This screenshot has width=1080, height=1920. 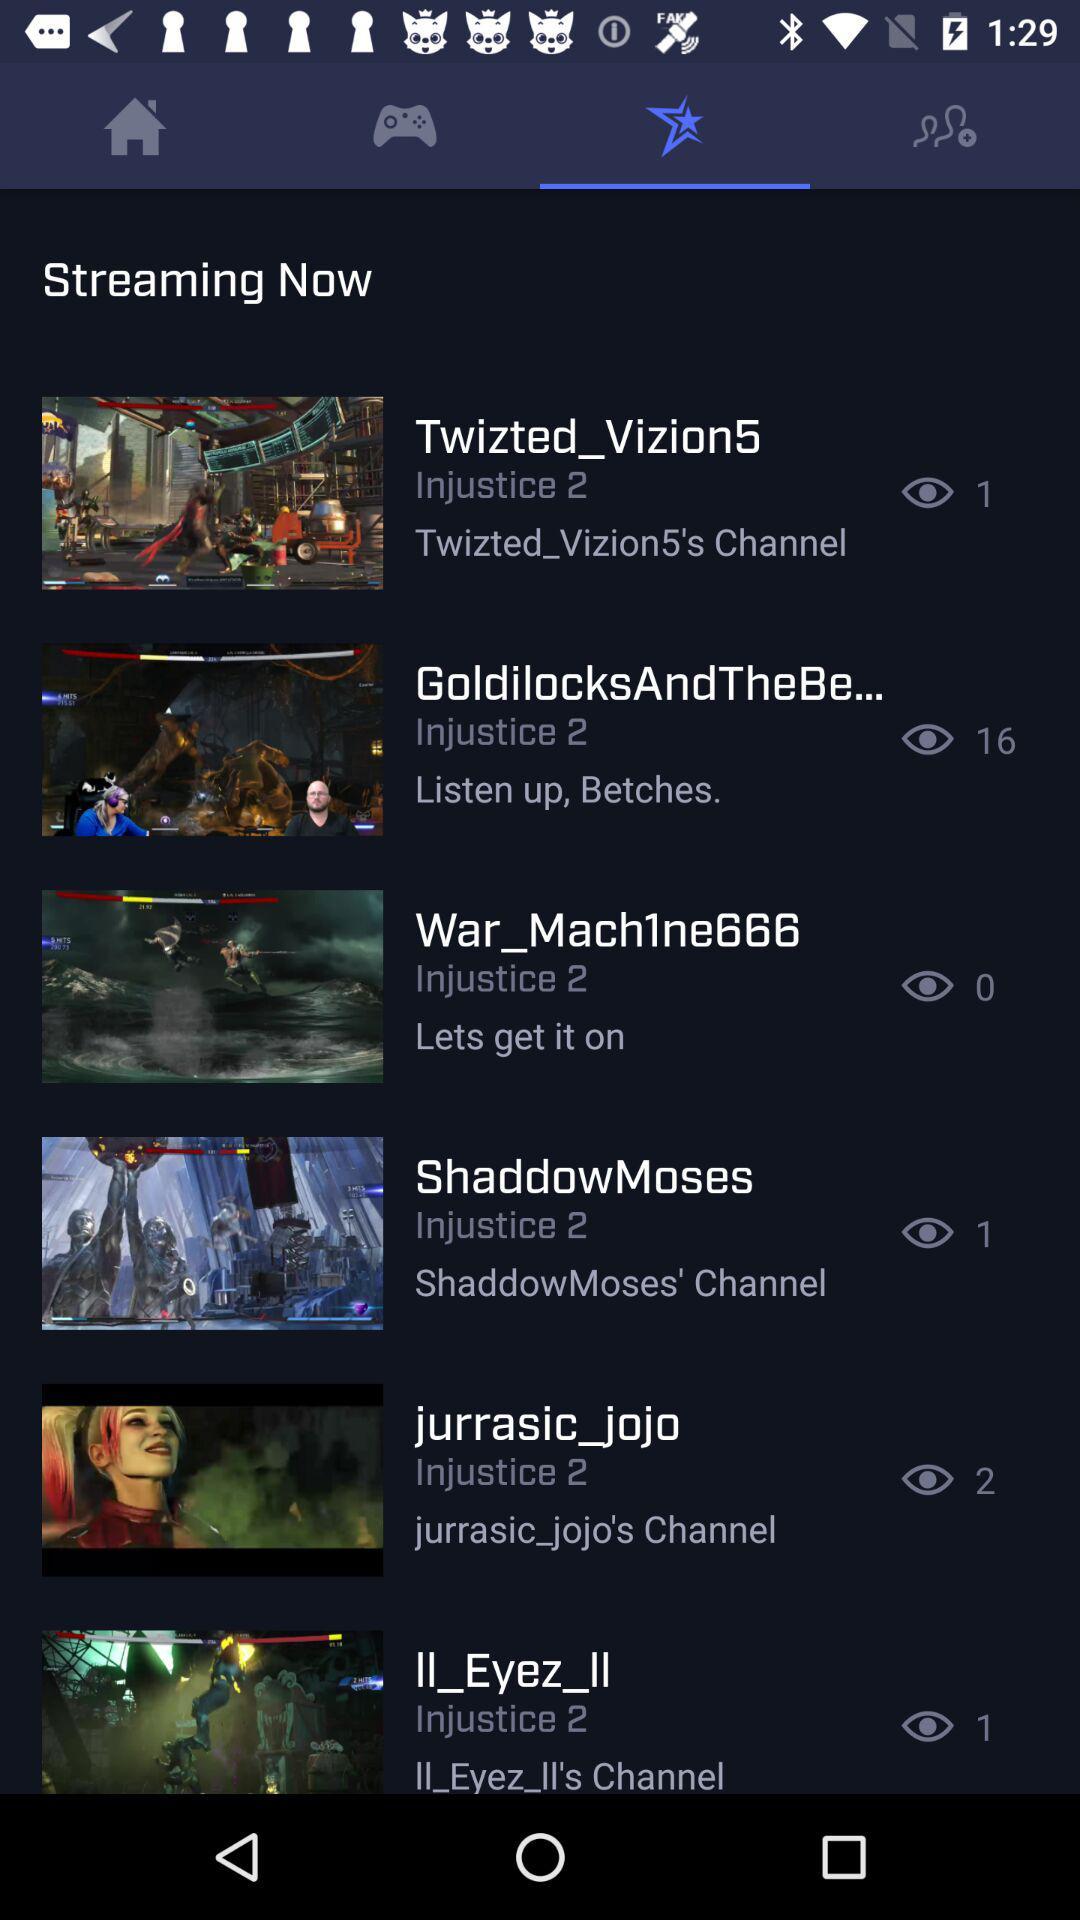 I want to click on the last image, so click(x=212, y=1700).